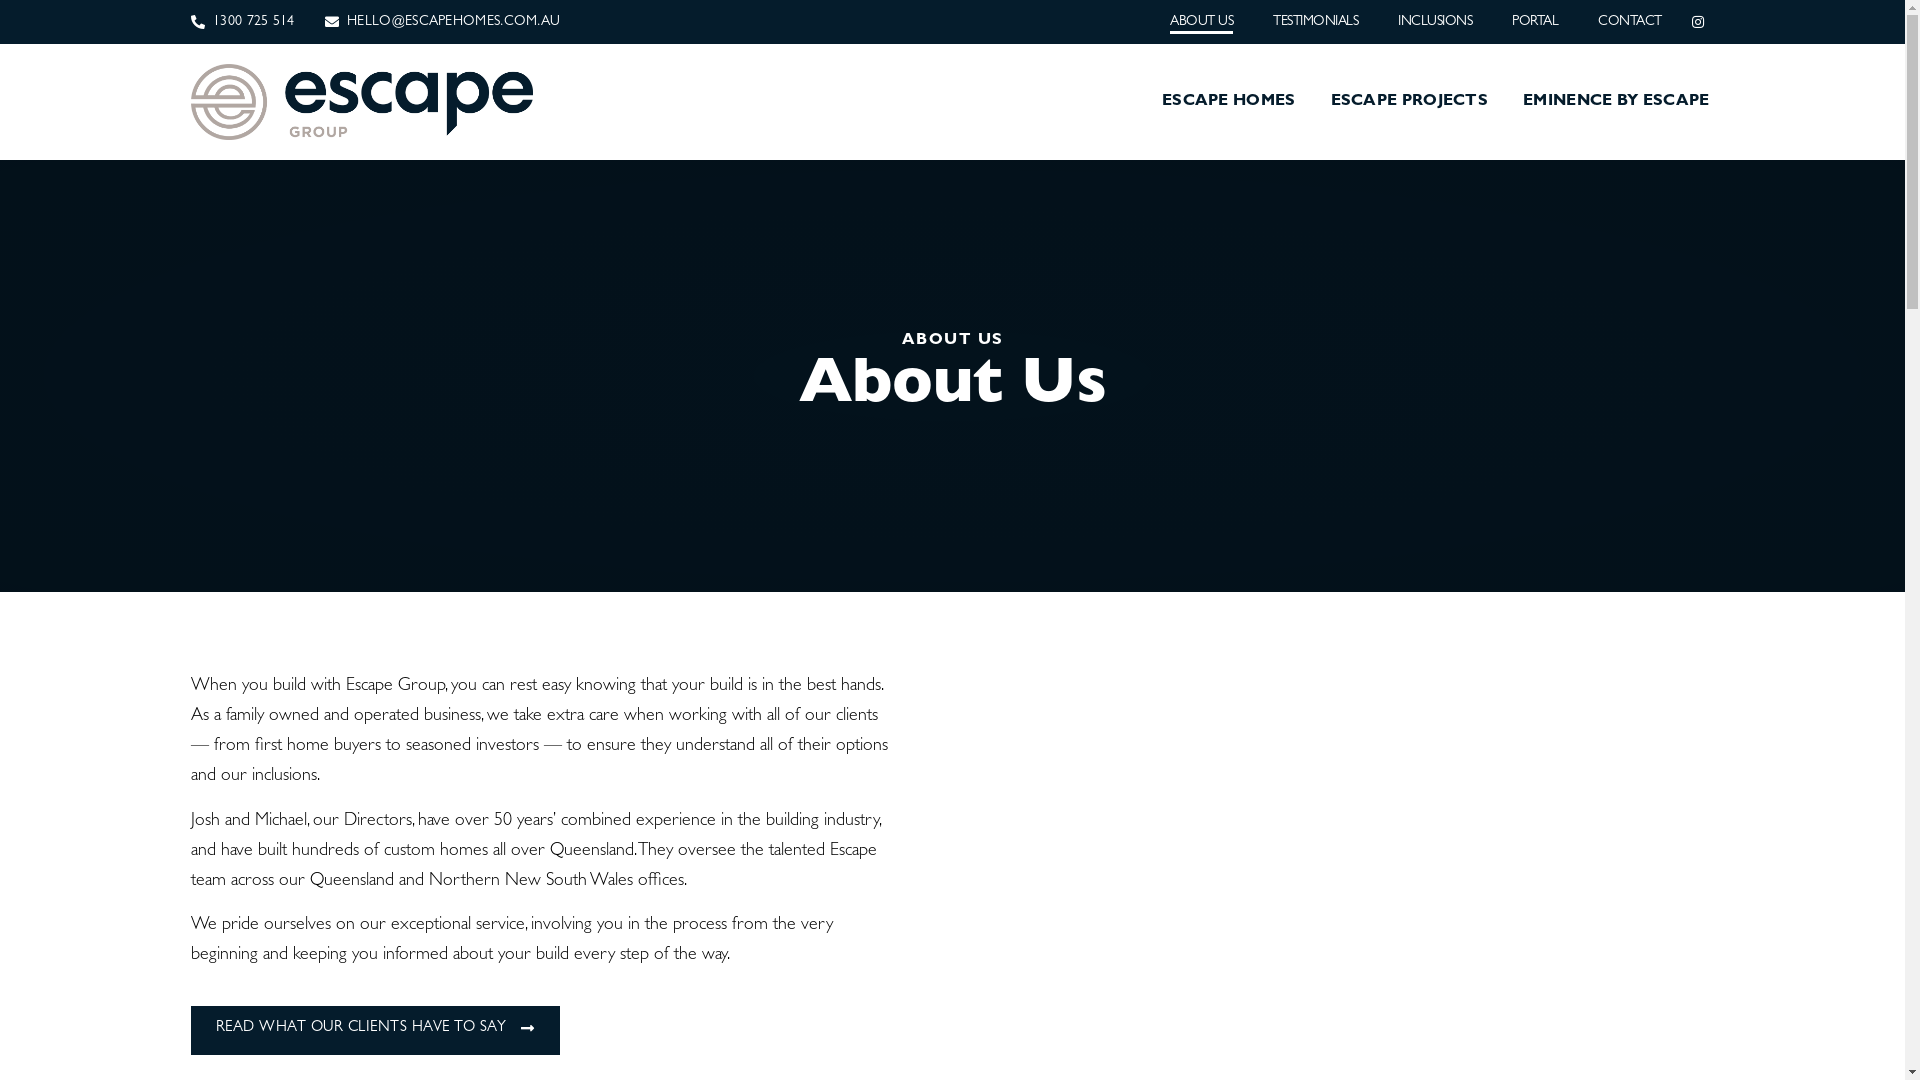 The width and height of the screenshot is (1920, 1080). What do you see at coordinates (361, 101) in the screenshot?
I see `'Escape Building Logos'` at bounding box center [361, 101].